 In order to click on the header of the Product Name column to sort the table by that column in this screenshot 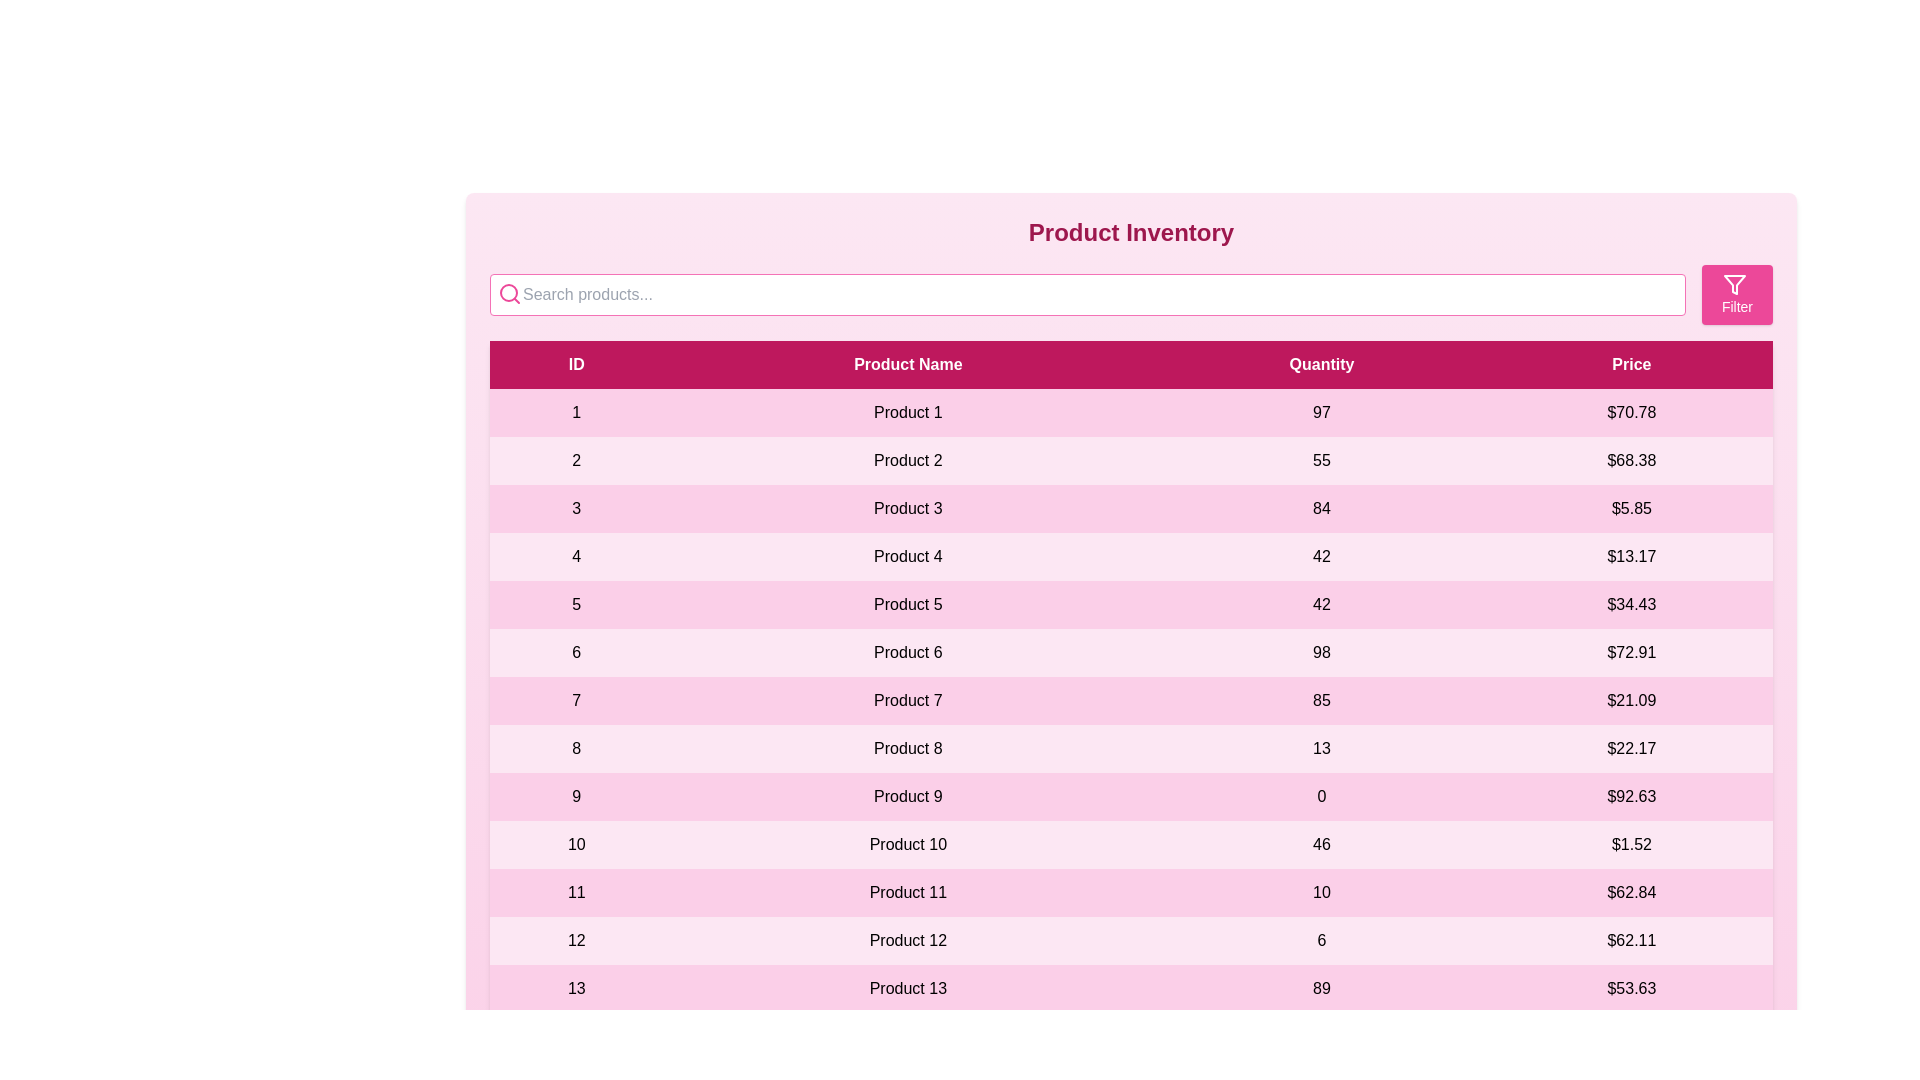, I will do `click(907, 365)`.